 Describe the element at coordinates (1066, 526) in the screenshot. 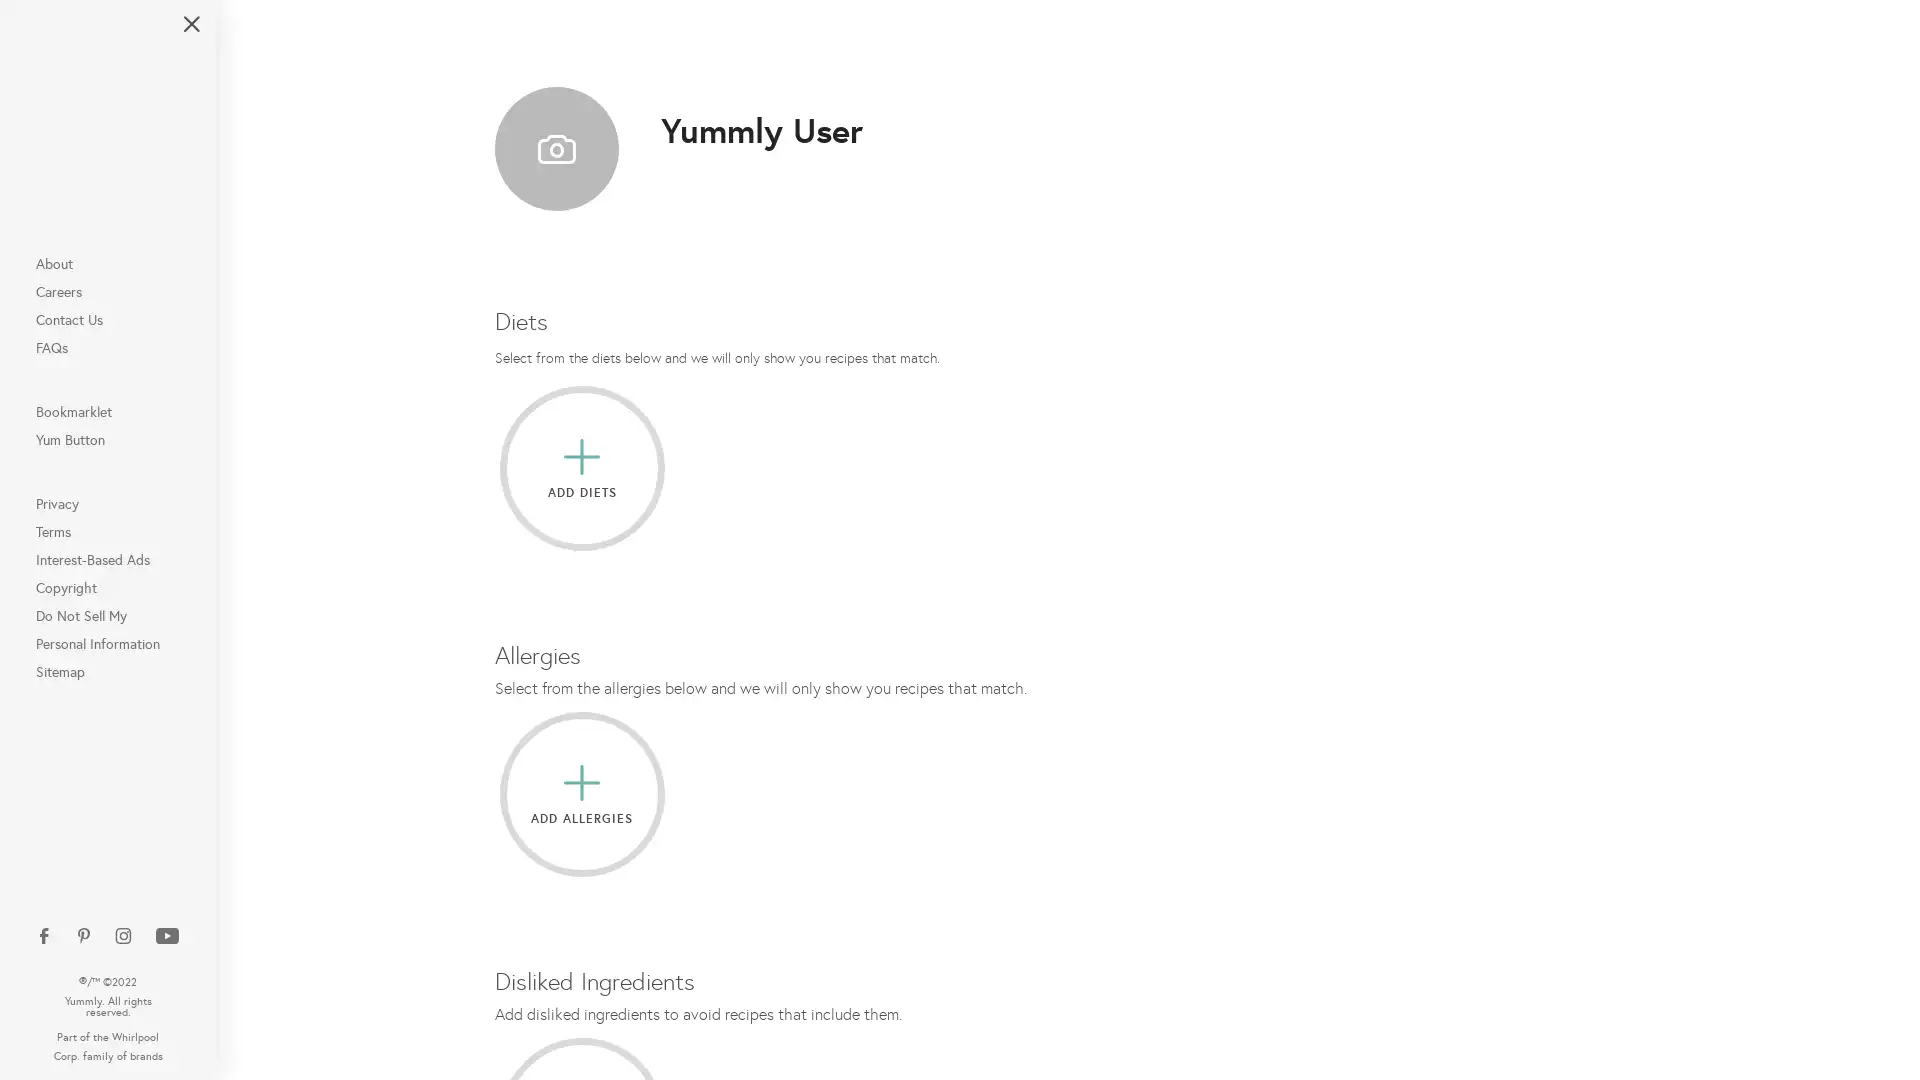

I see `Connect with Facebook` at that location.